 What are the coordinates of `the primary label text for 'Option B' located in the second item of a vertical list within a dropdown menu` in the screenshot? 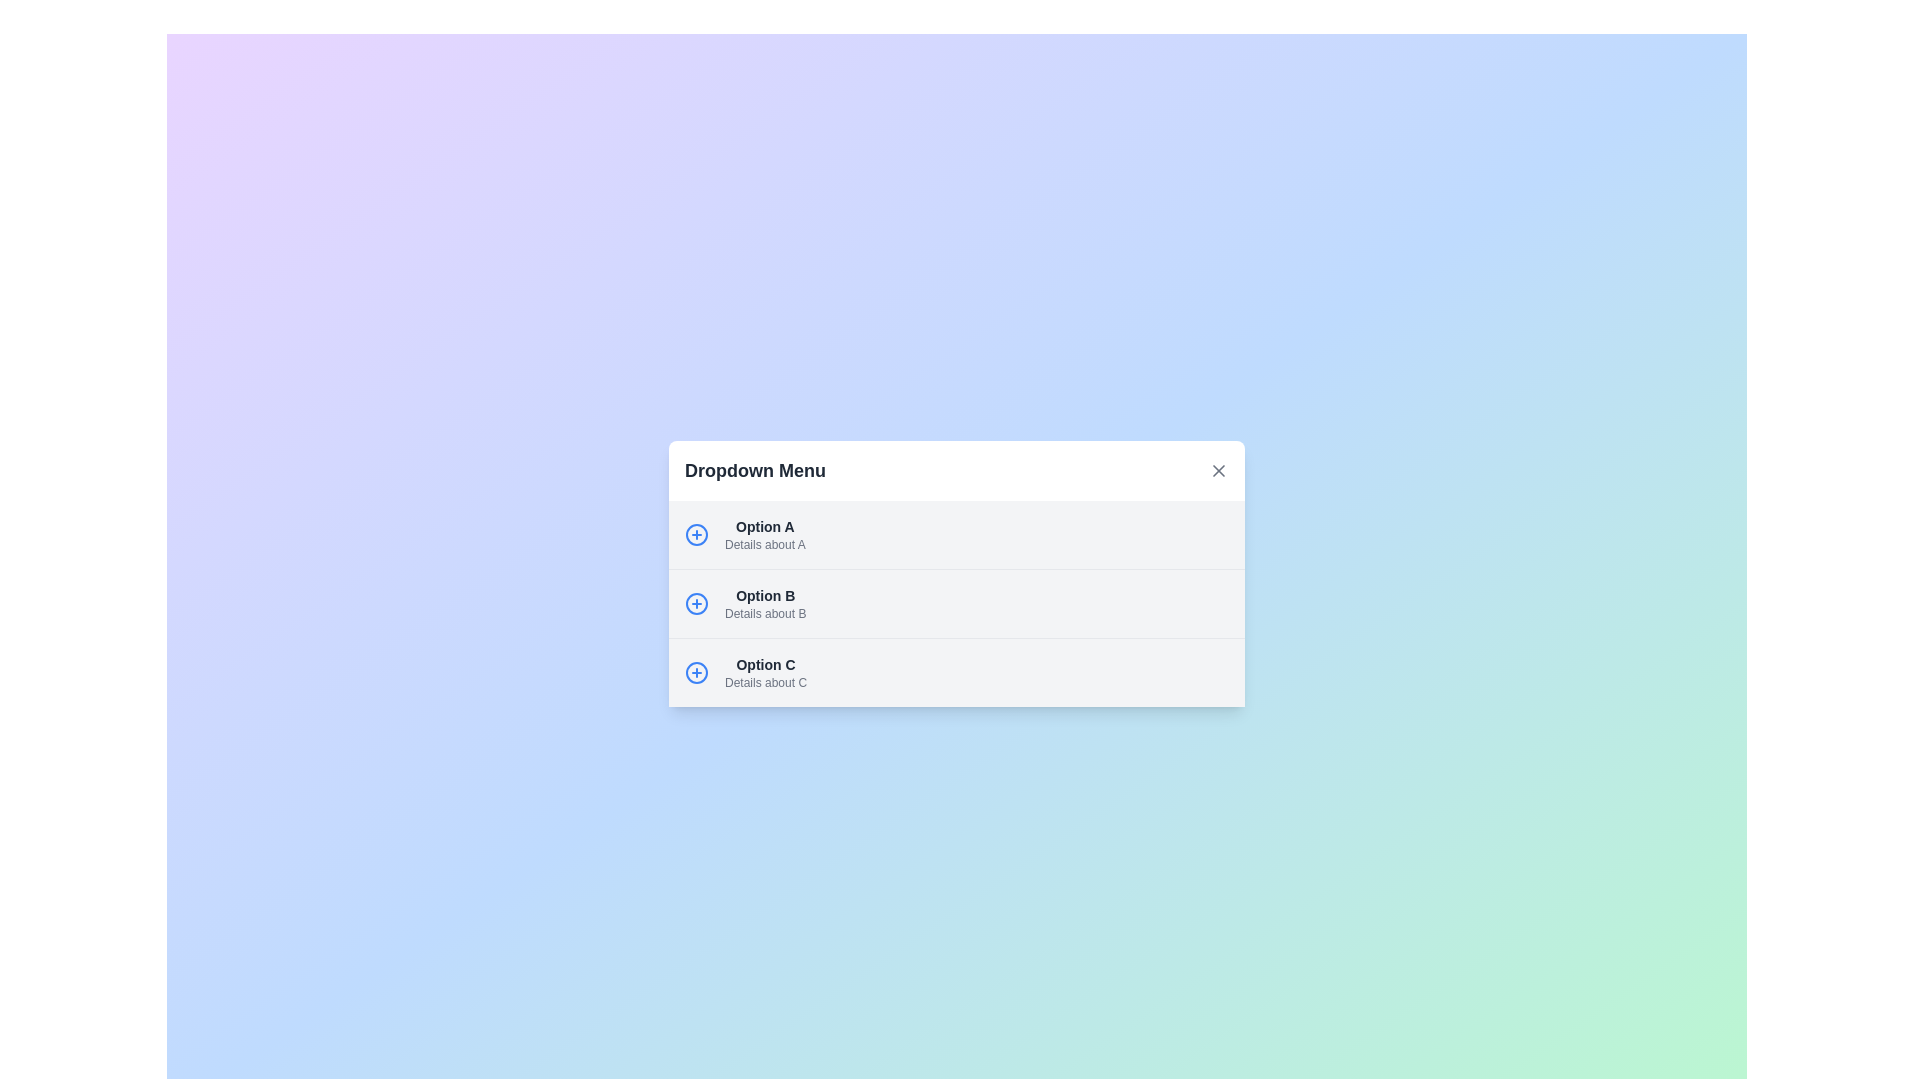 It's located at (764, 595).